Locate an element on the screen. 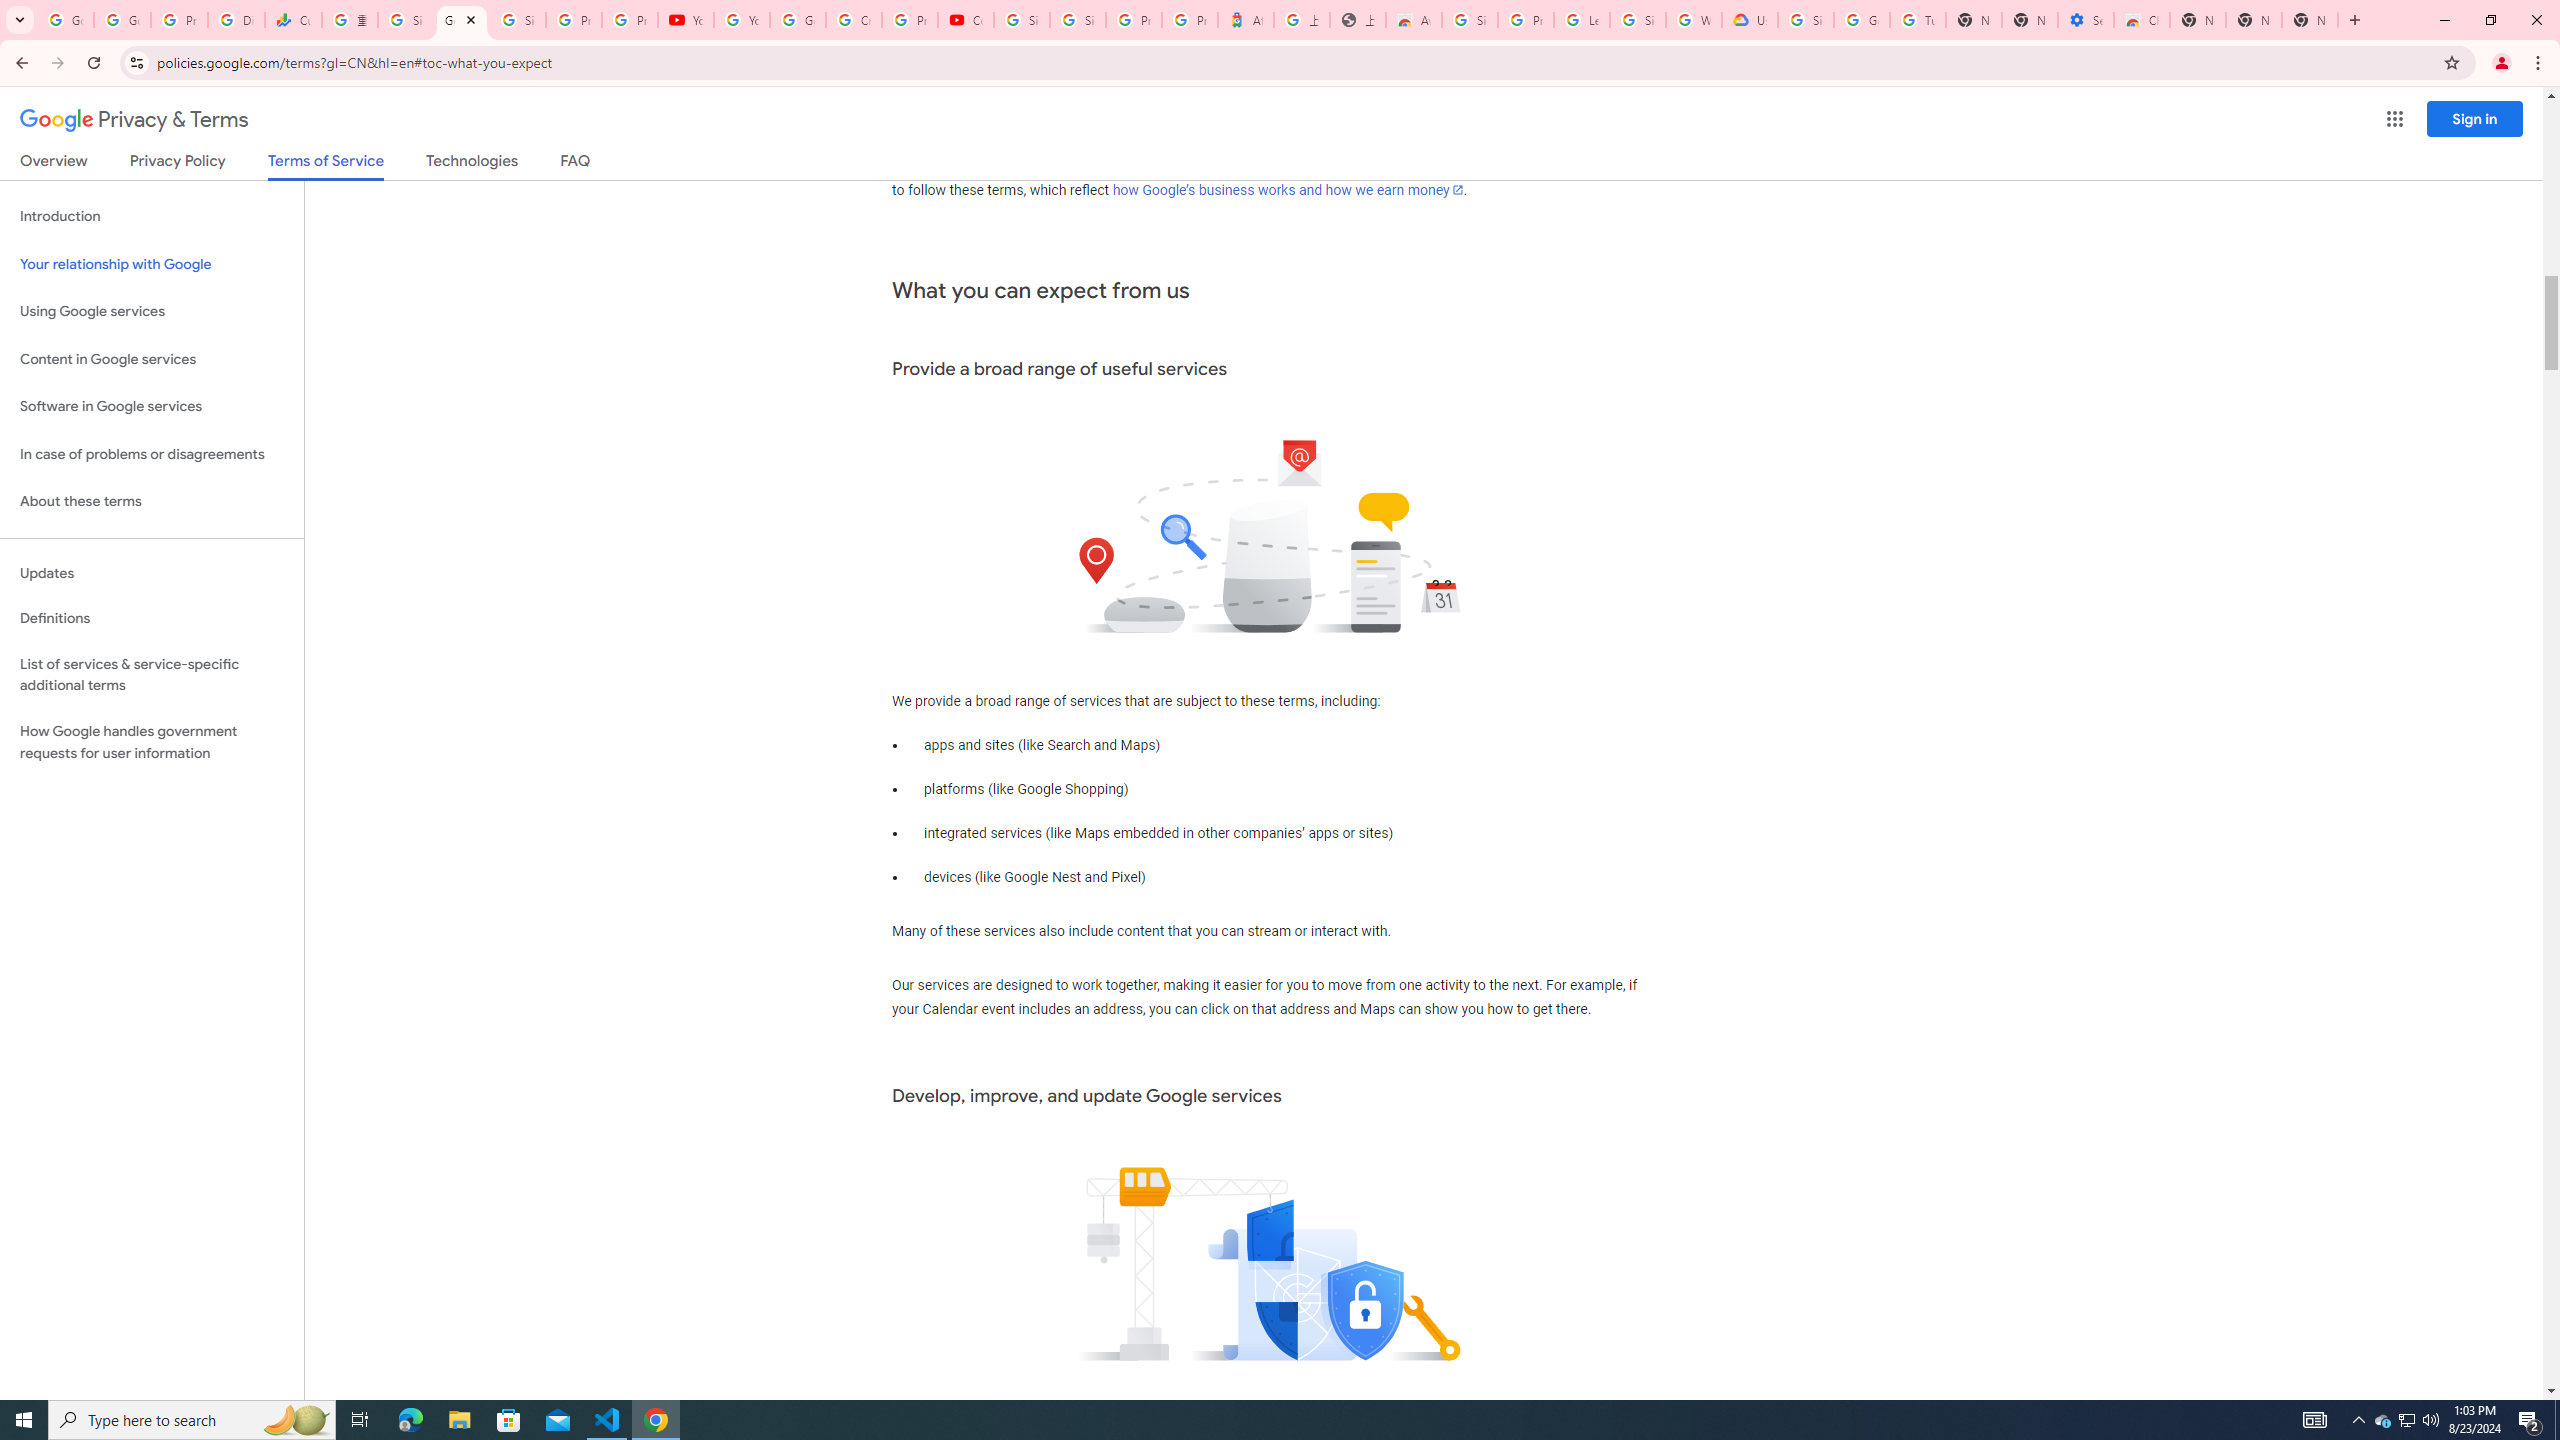  'Software in Google services' is located at coordinates (151, 405).